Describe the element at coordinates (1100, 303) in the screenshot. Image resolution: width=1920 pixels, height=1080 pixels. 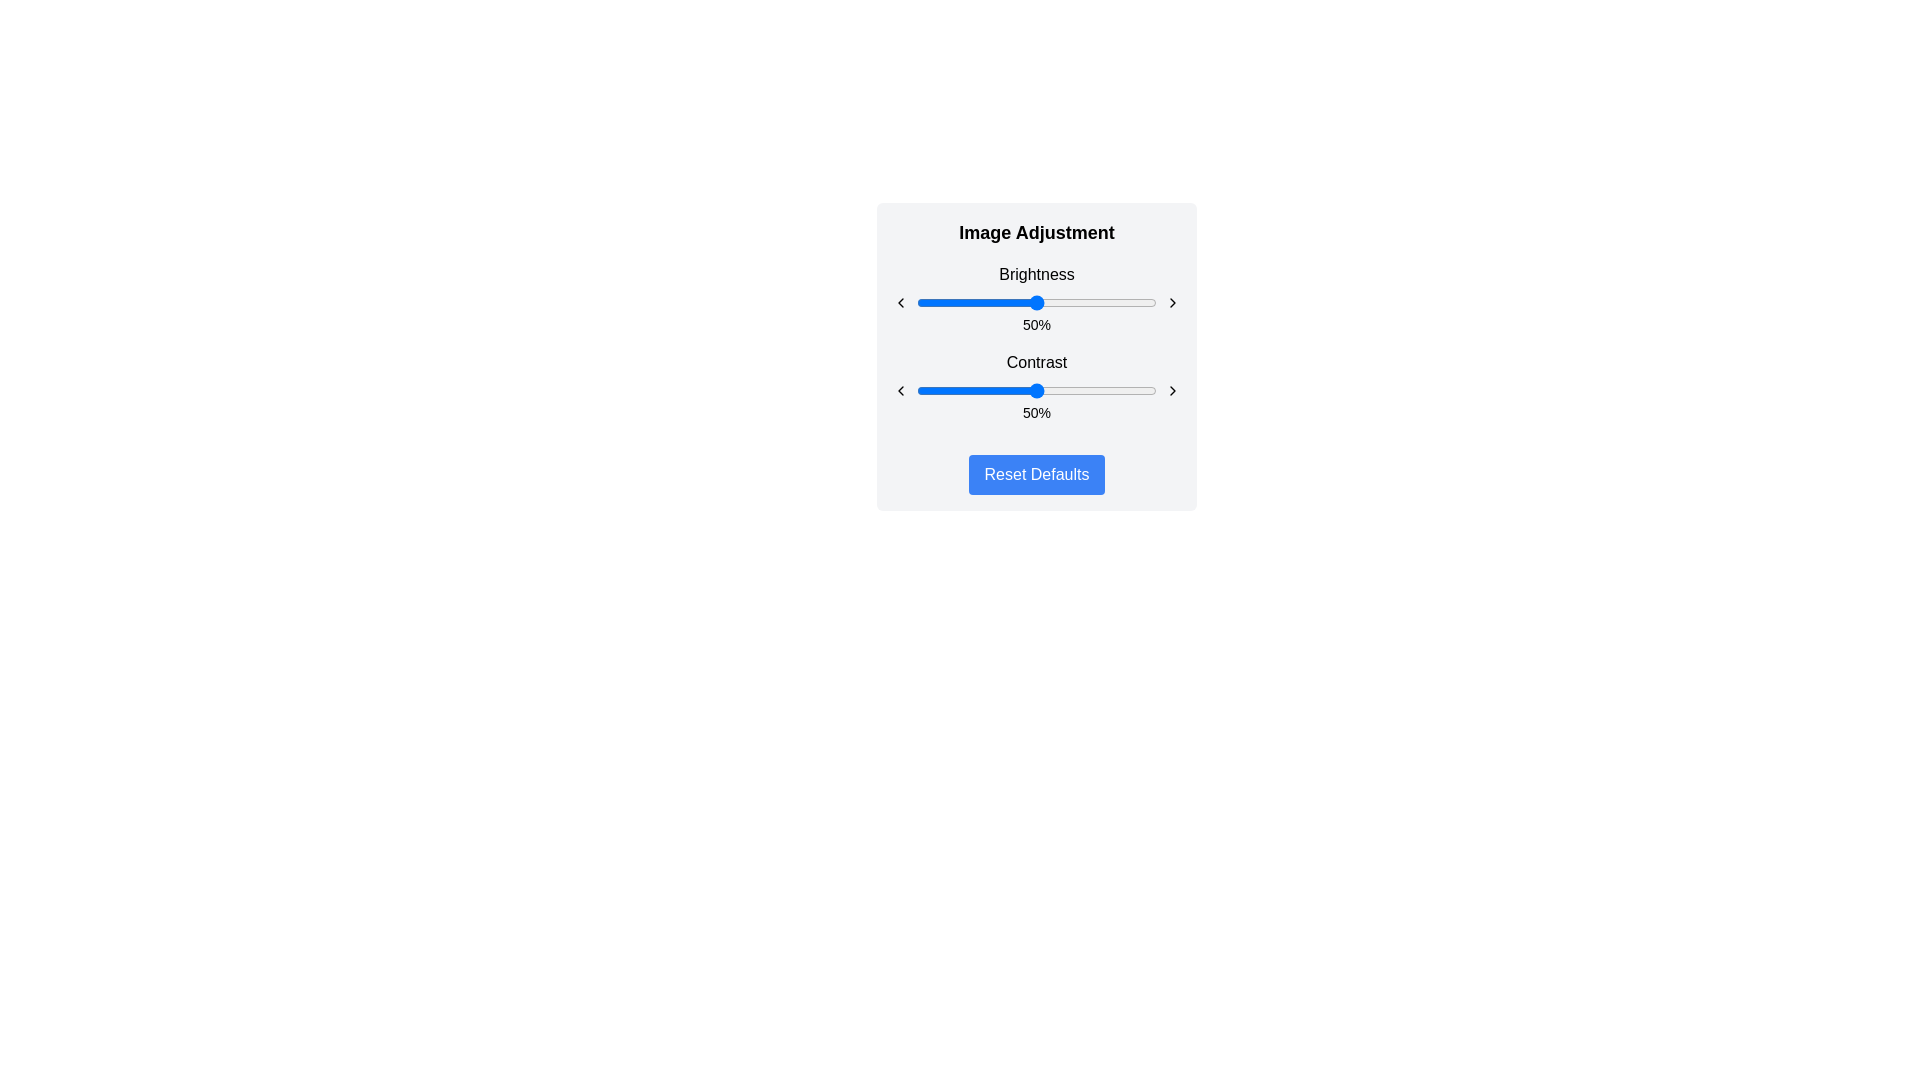
I see `brightness` at that location.